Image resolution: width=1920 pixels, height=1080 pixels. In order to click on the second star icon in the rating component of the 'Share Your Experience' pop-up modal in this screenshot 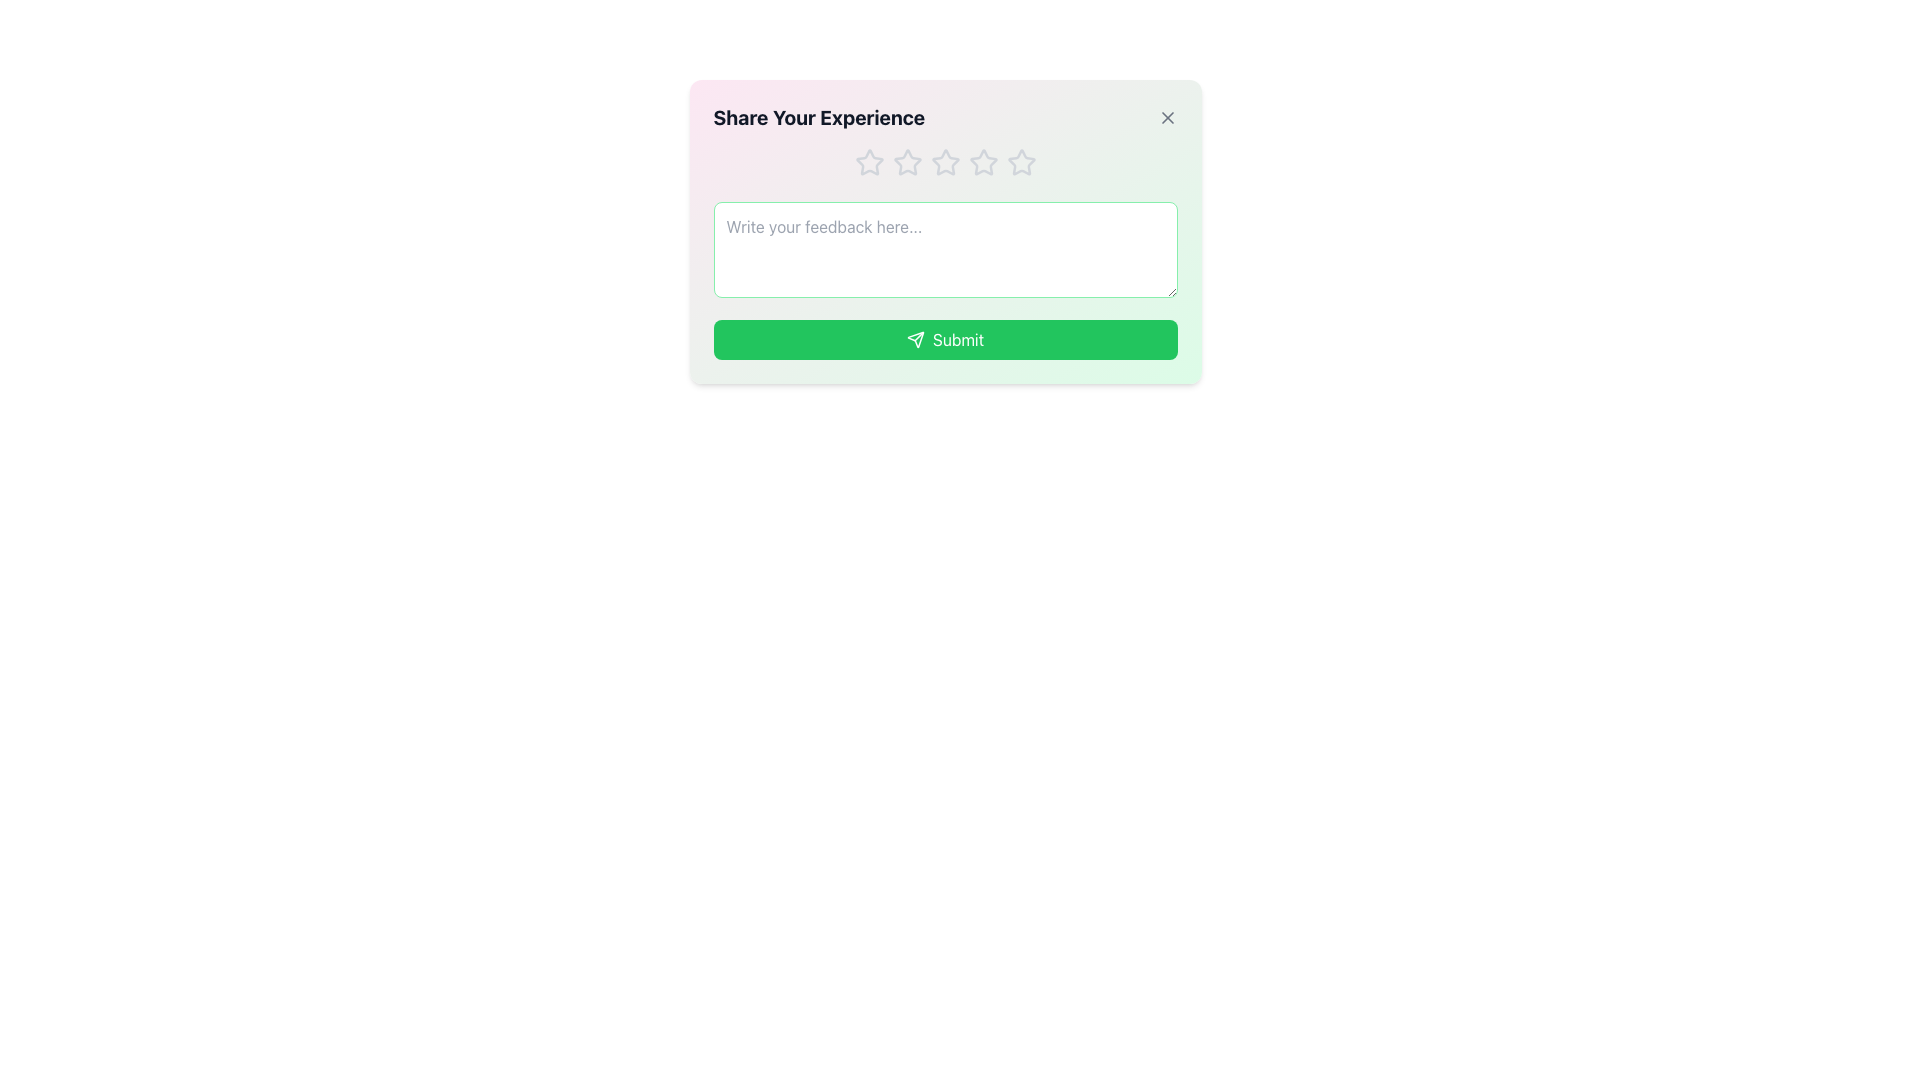, I will do `click(906, 161)`.